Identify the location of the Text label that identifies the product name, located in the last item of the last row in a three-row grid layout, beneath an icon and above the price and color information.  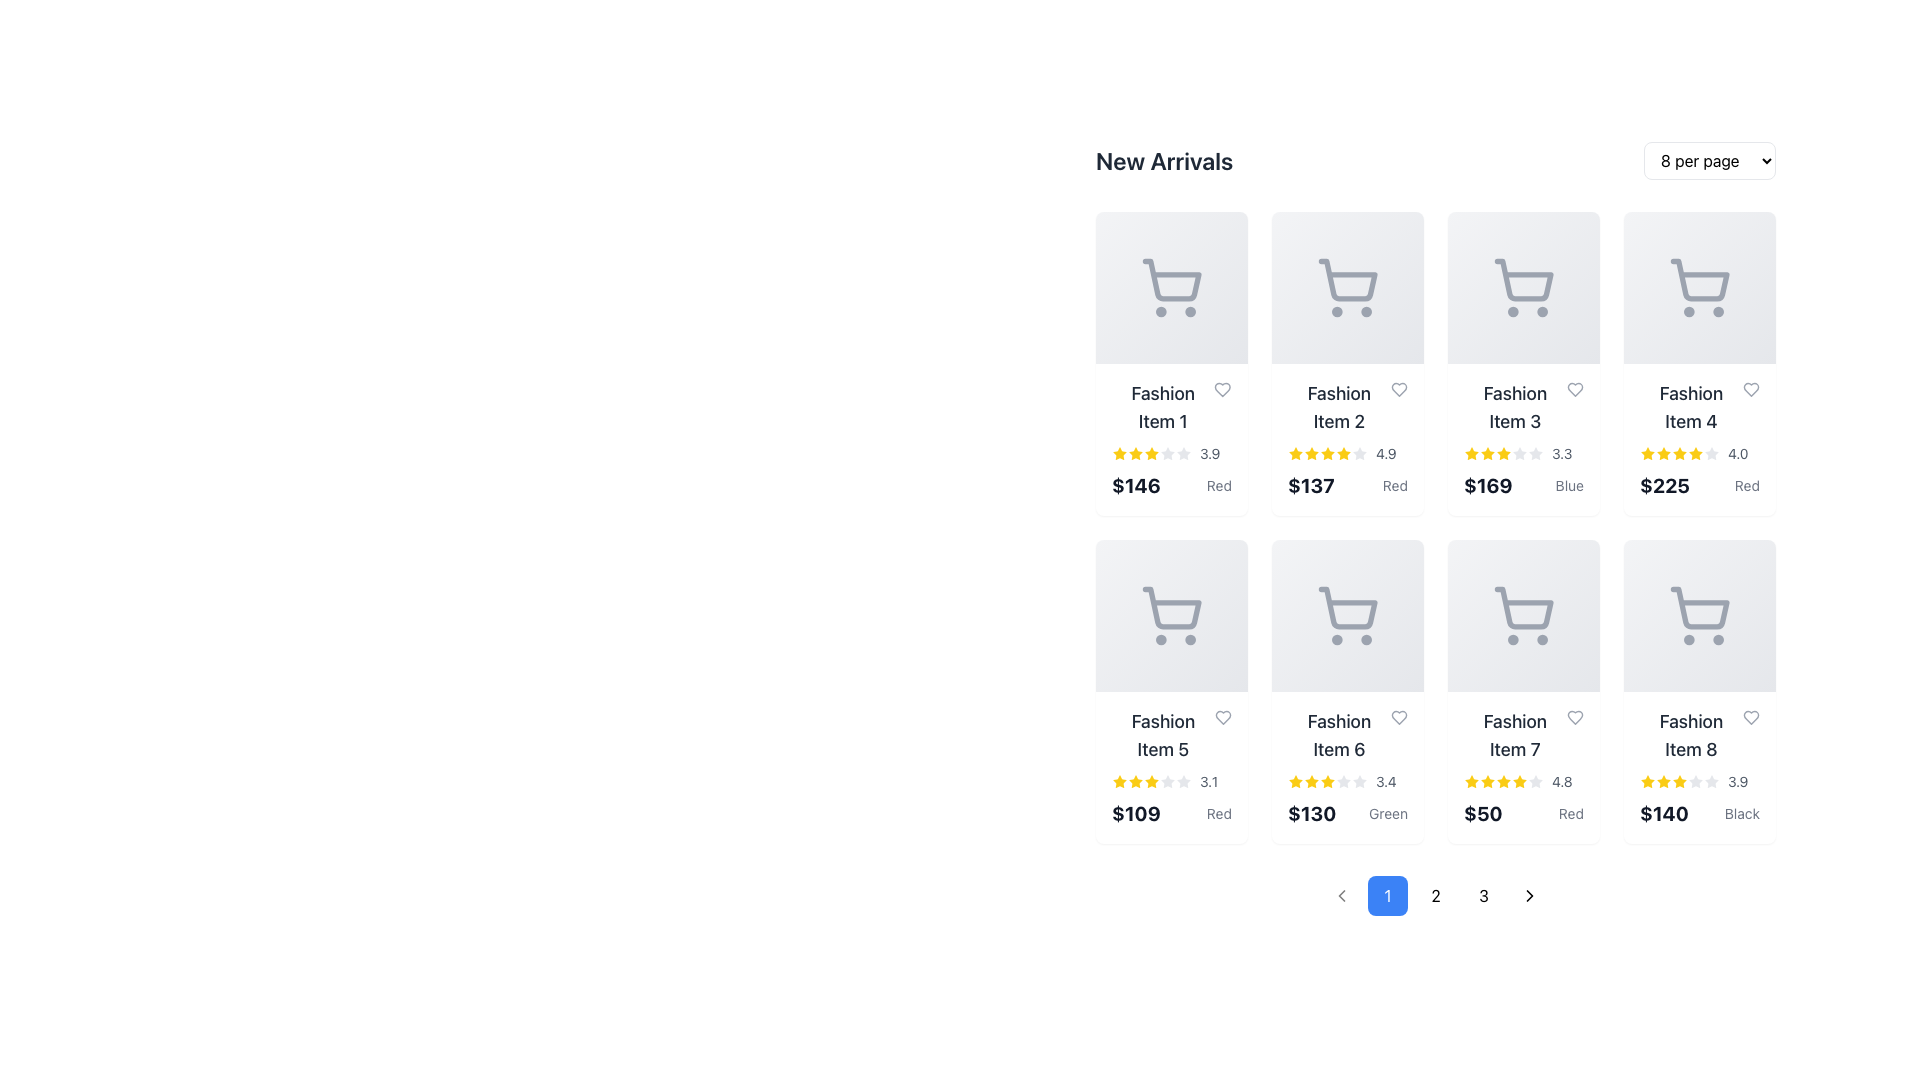
(1698, 736).